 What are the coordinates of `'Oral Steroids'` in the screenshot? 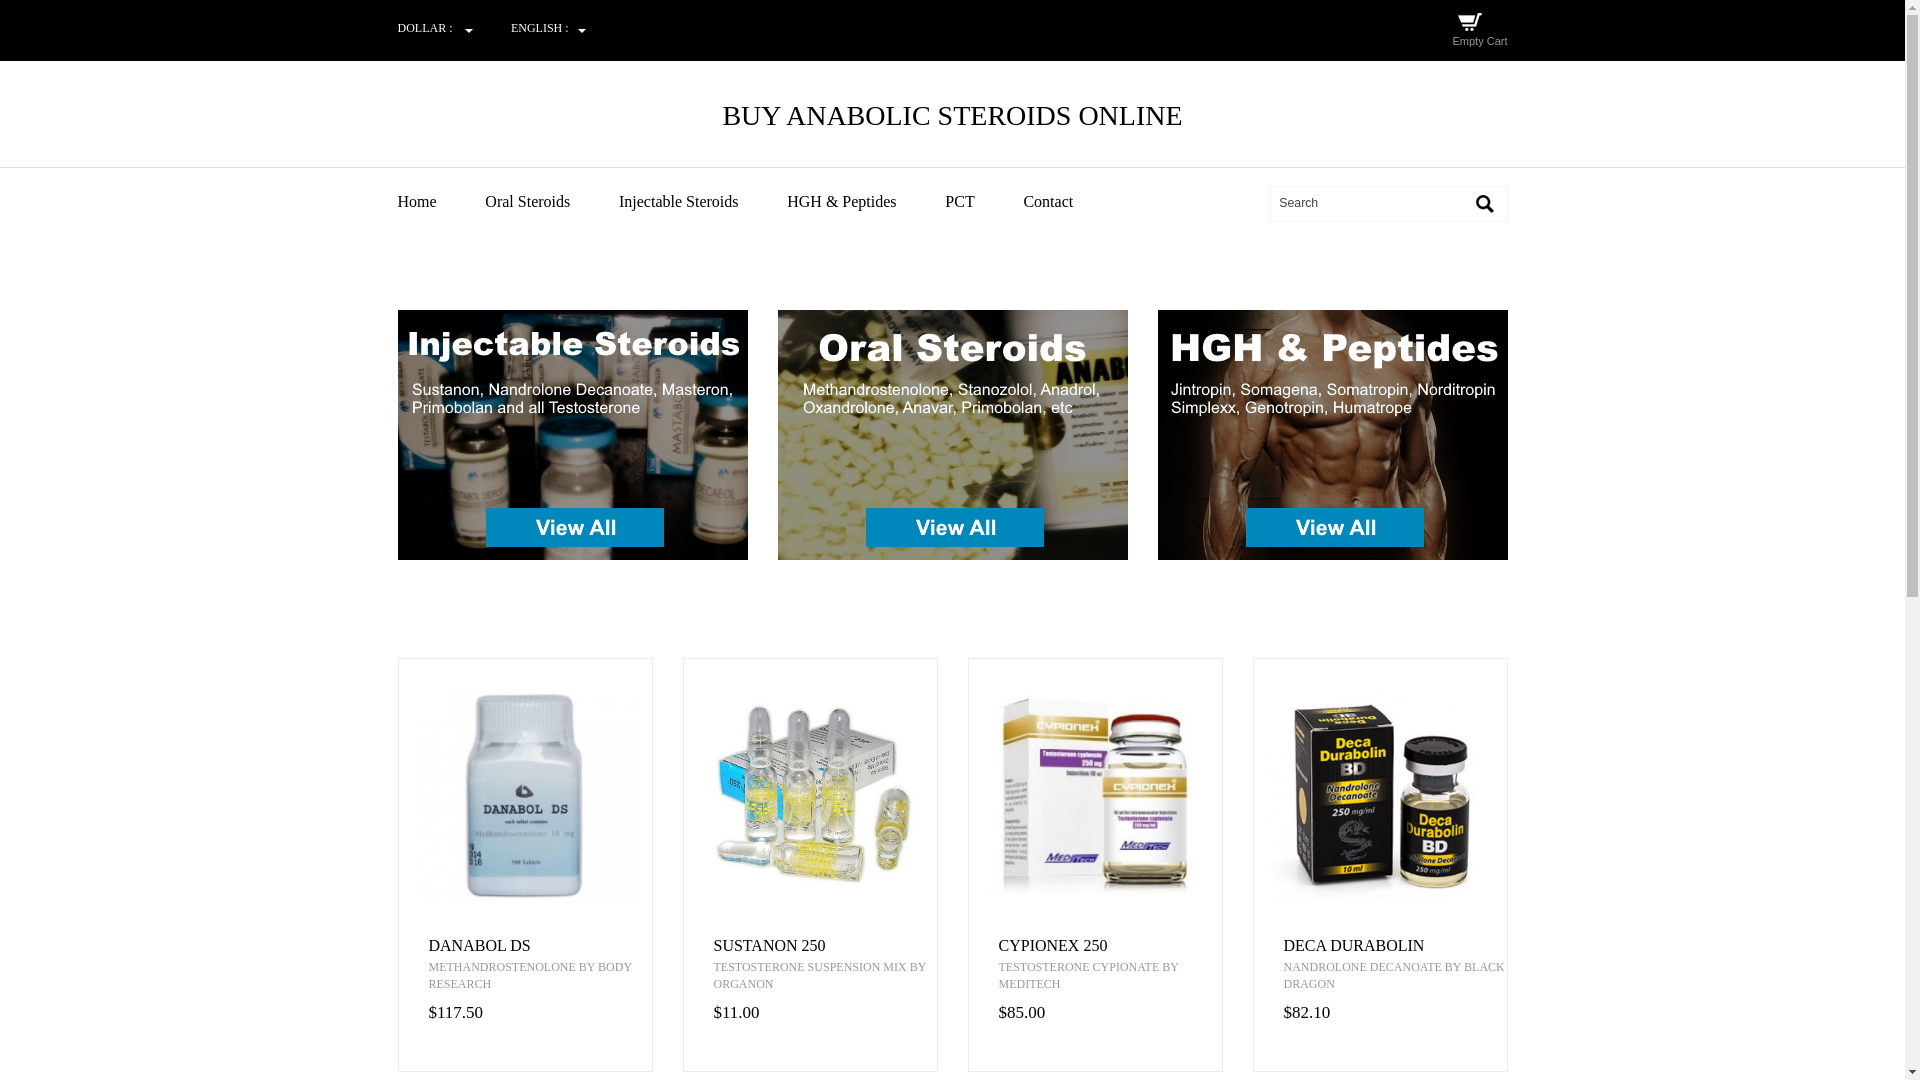 It's located at (484, 202).